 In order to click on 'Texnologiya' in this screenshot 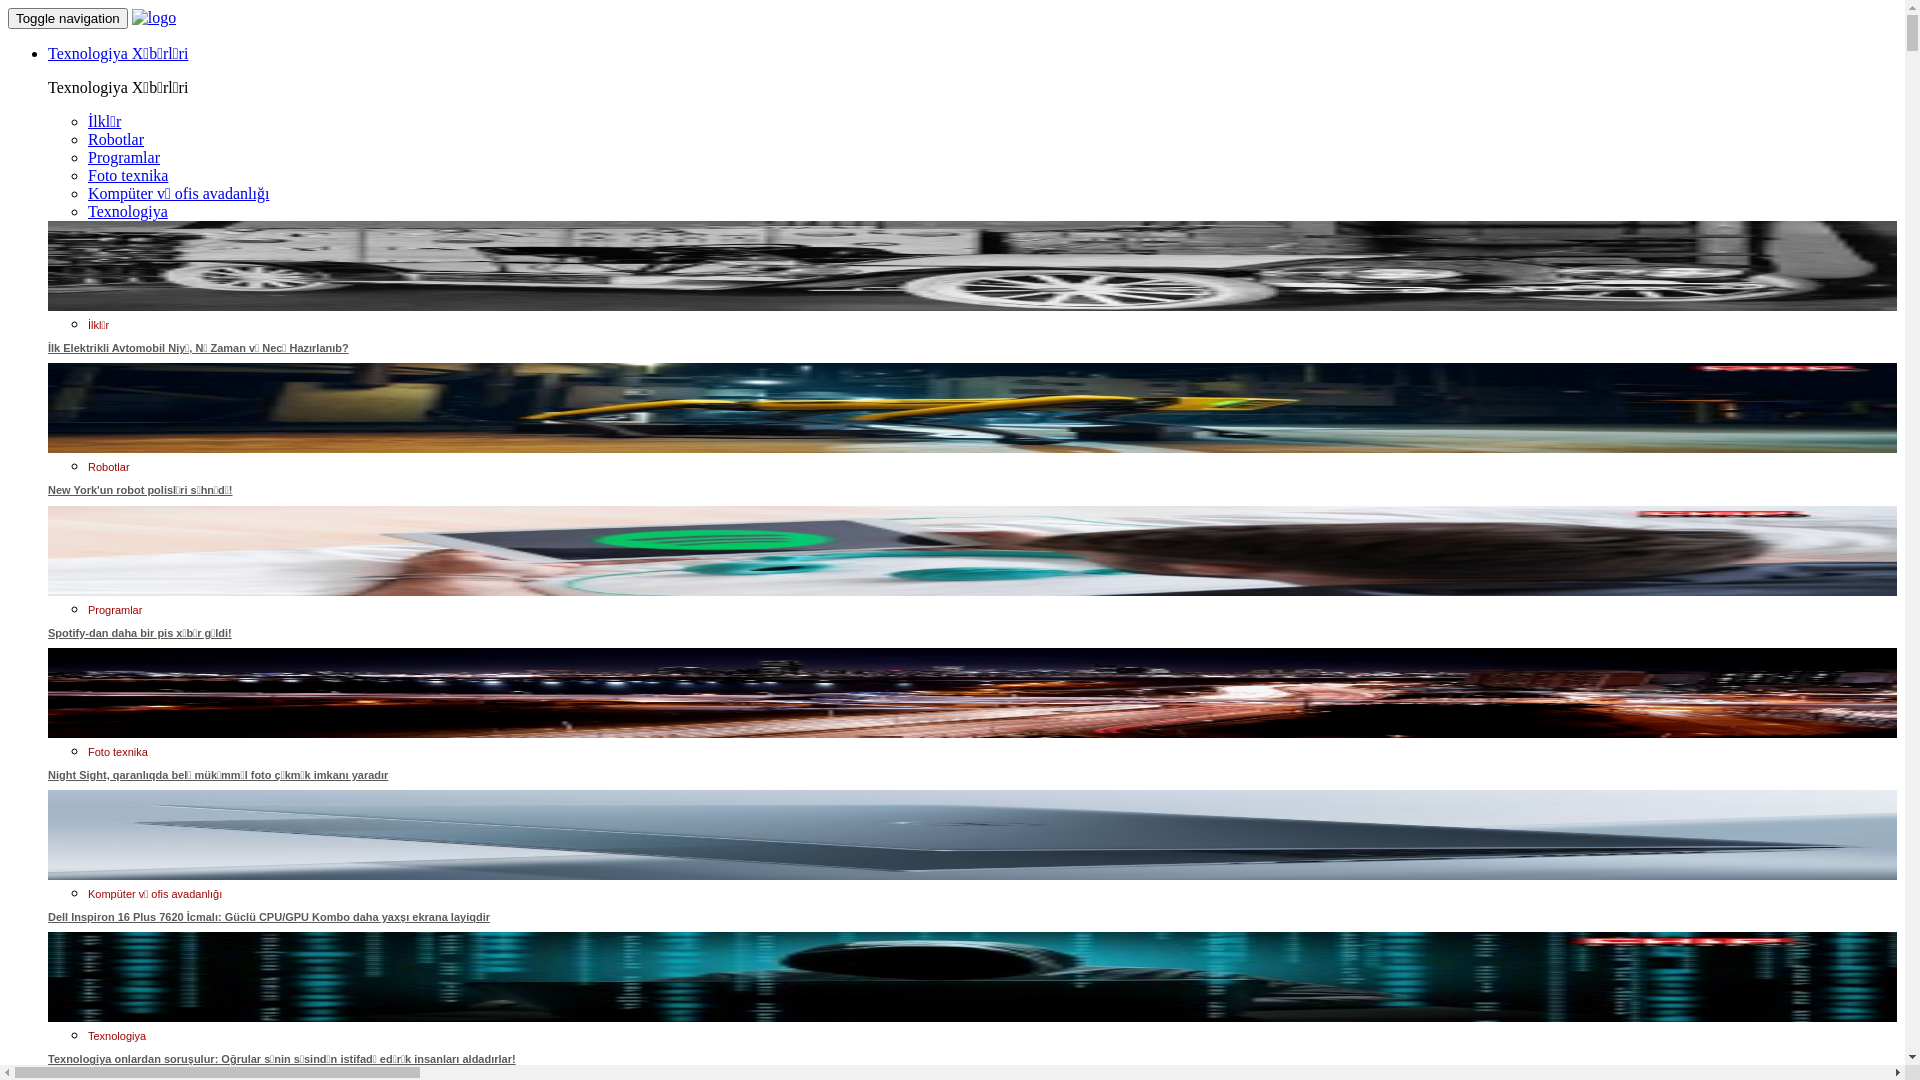, I will do `click(127, 211)`.